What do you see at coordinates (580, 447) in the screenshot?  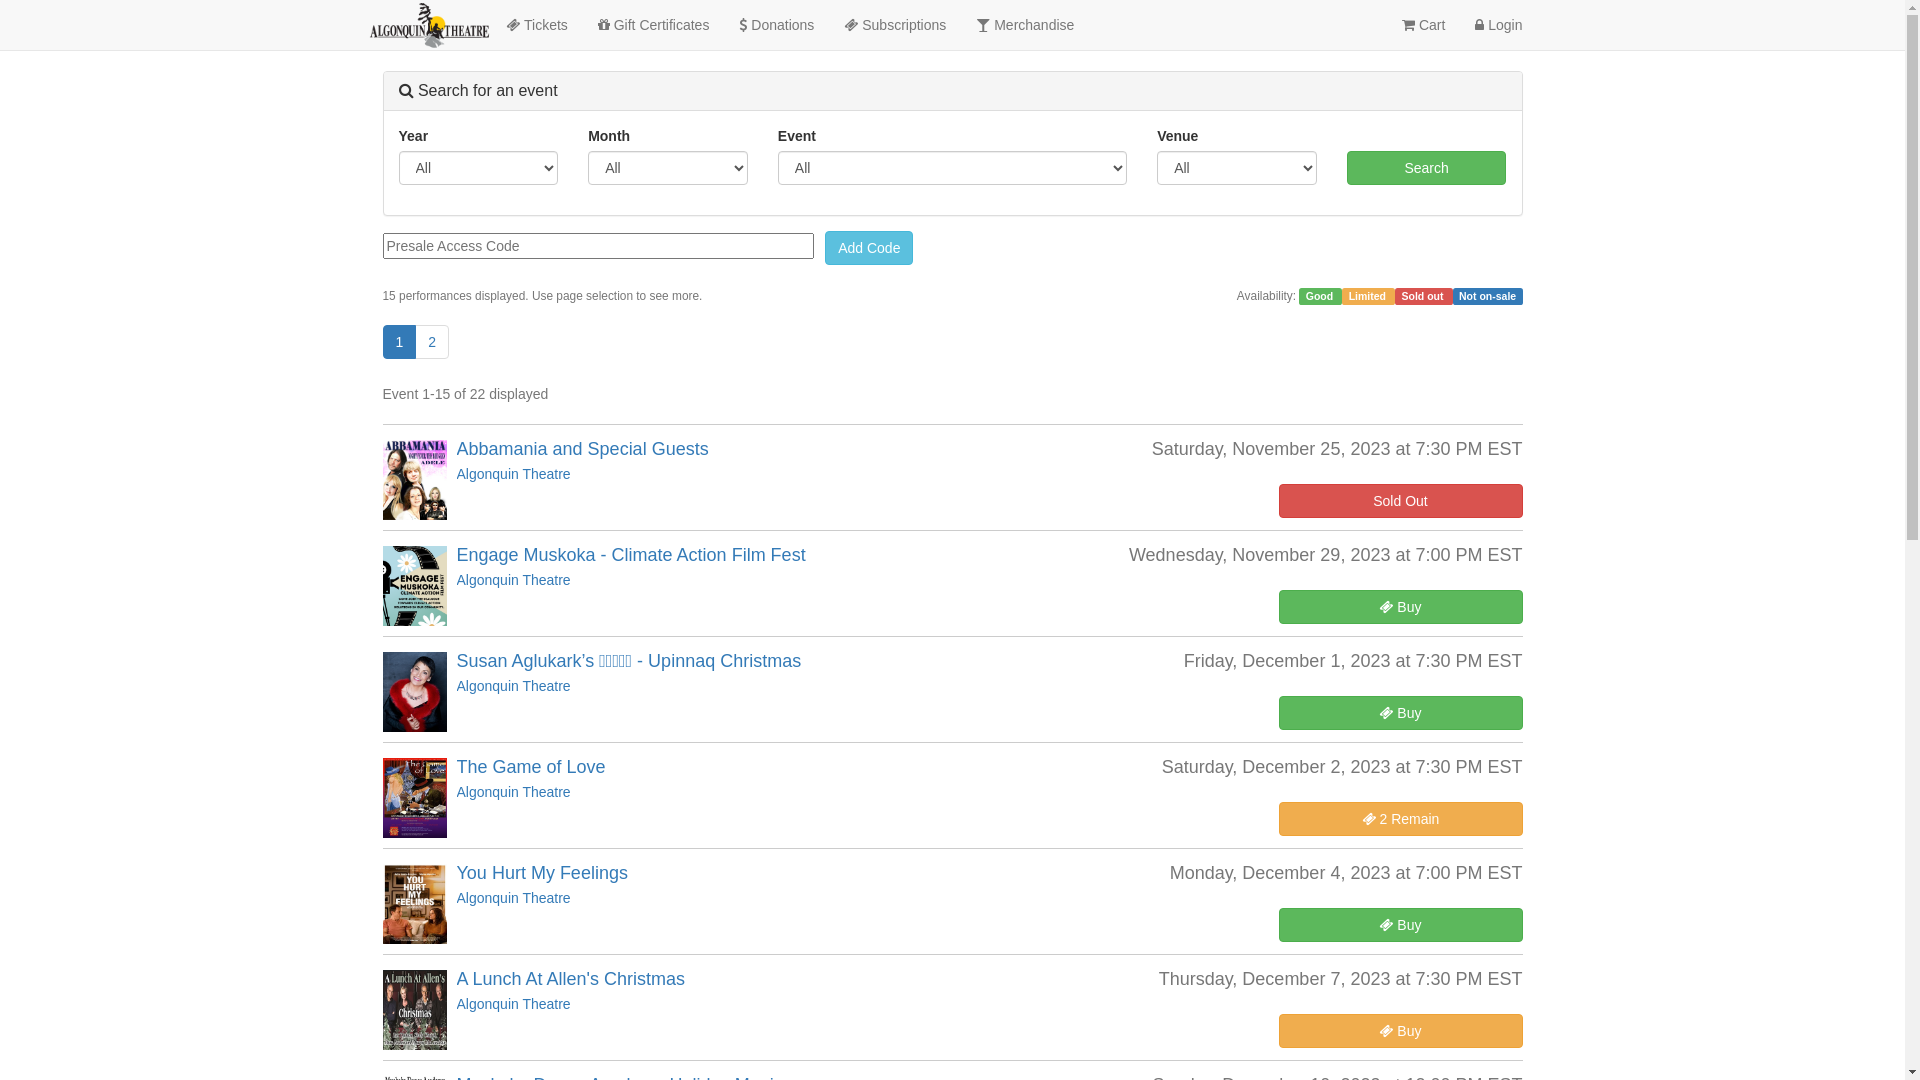 I see `'Abbamania and Special Guests'` at bounding box center [580, 447].